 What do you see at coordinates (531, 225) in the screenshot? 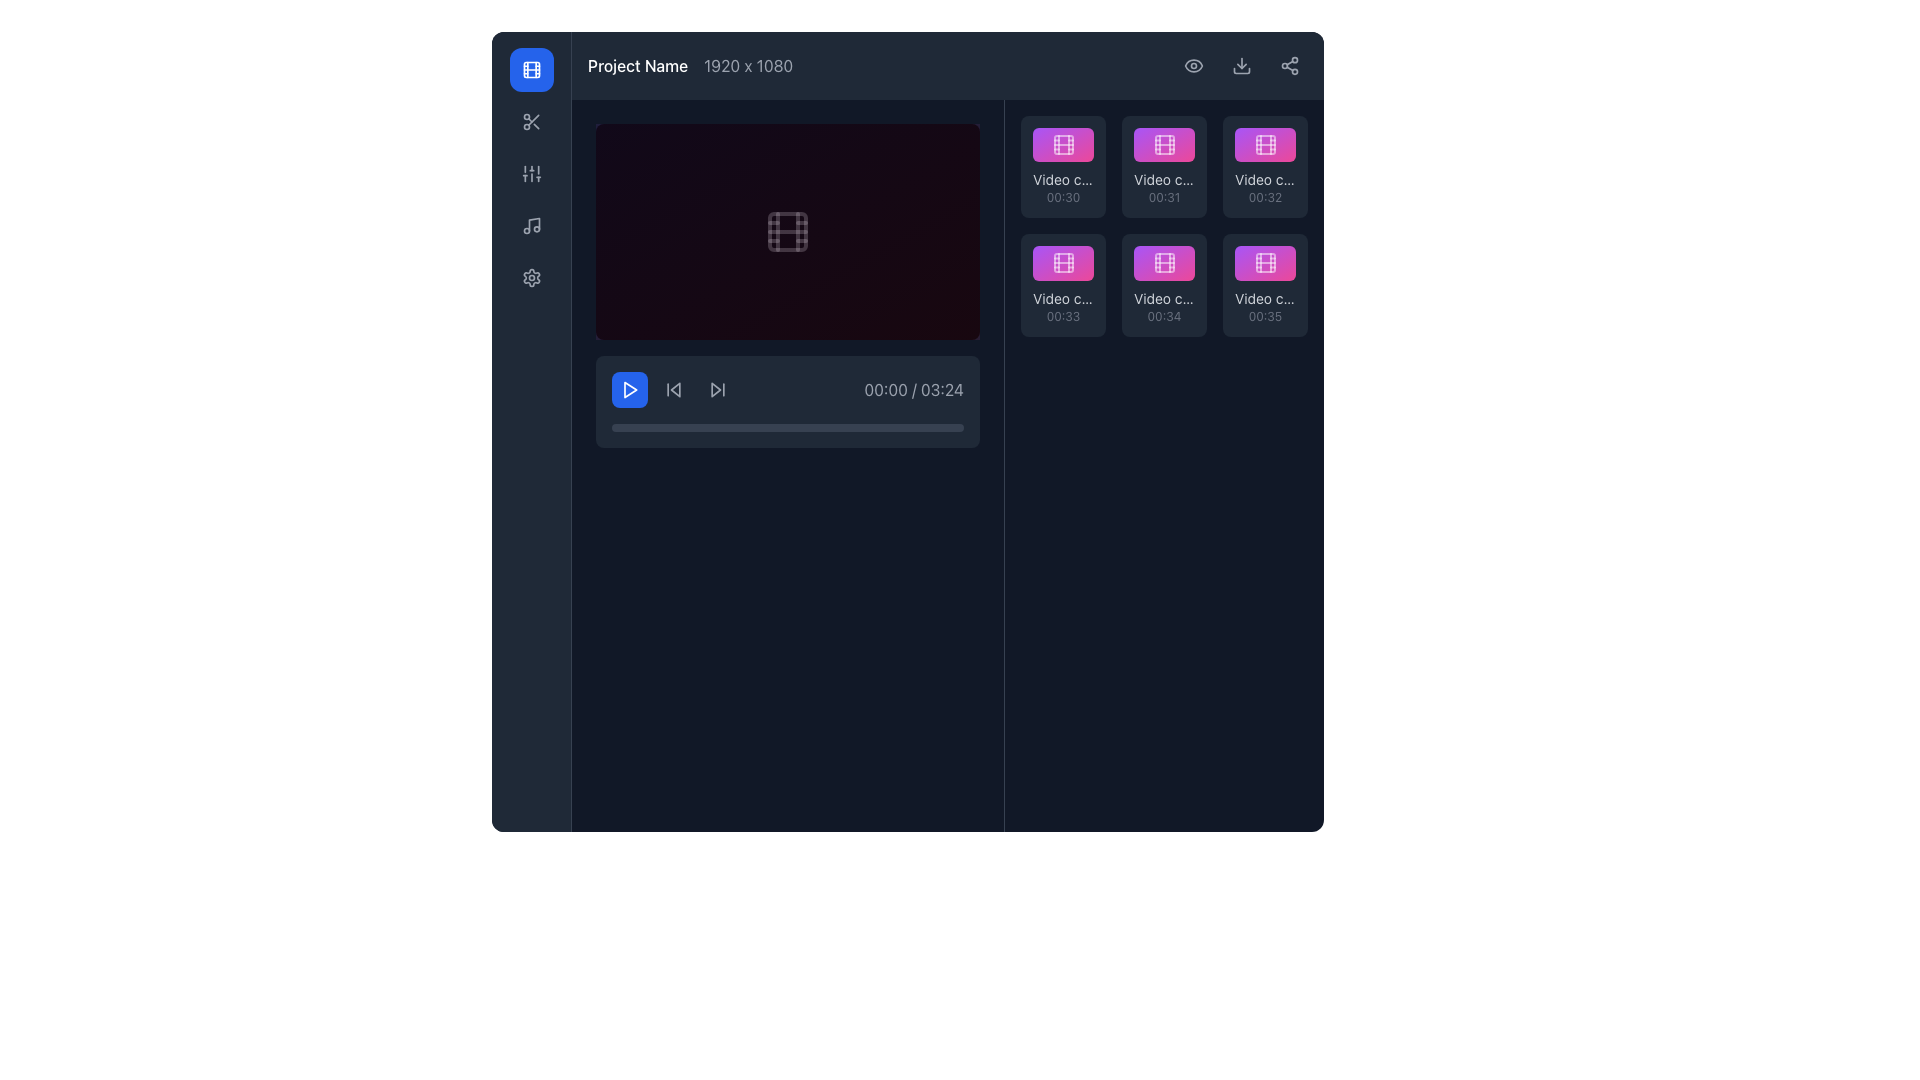
I see `the music icon button, which is a gray note symbol located as the second icon` at bounding box center [531, 225].